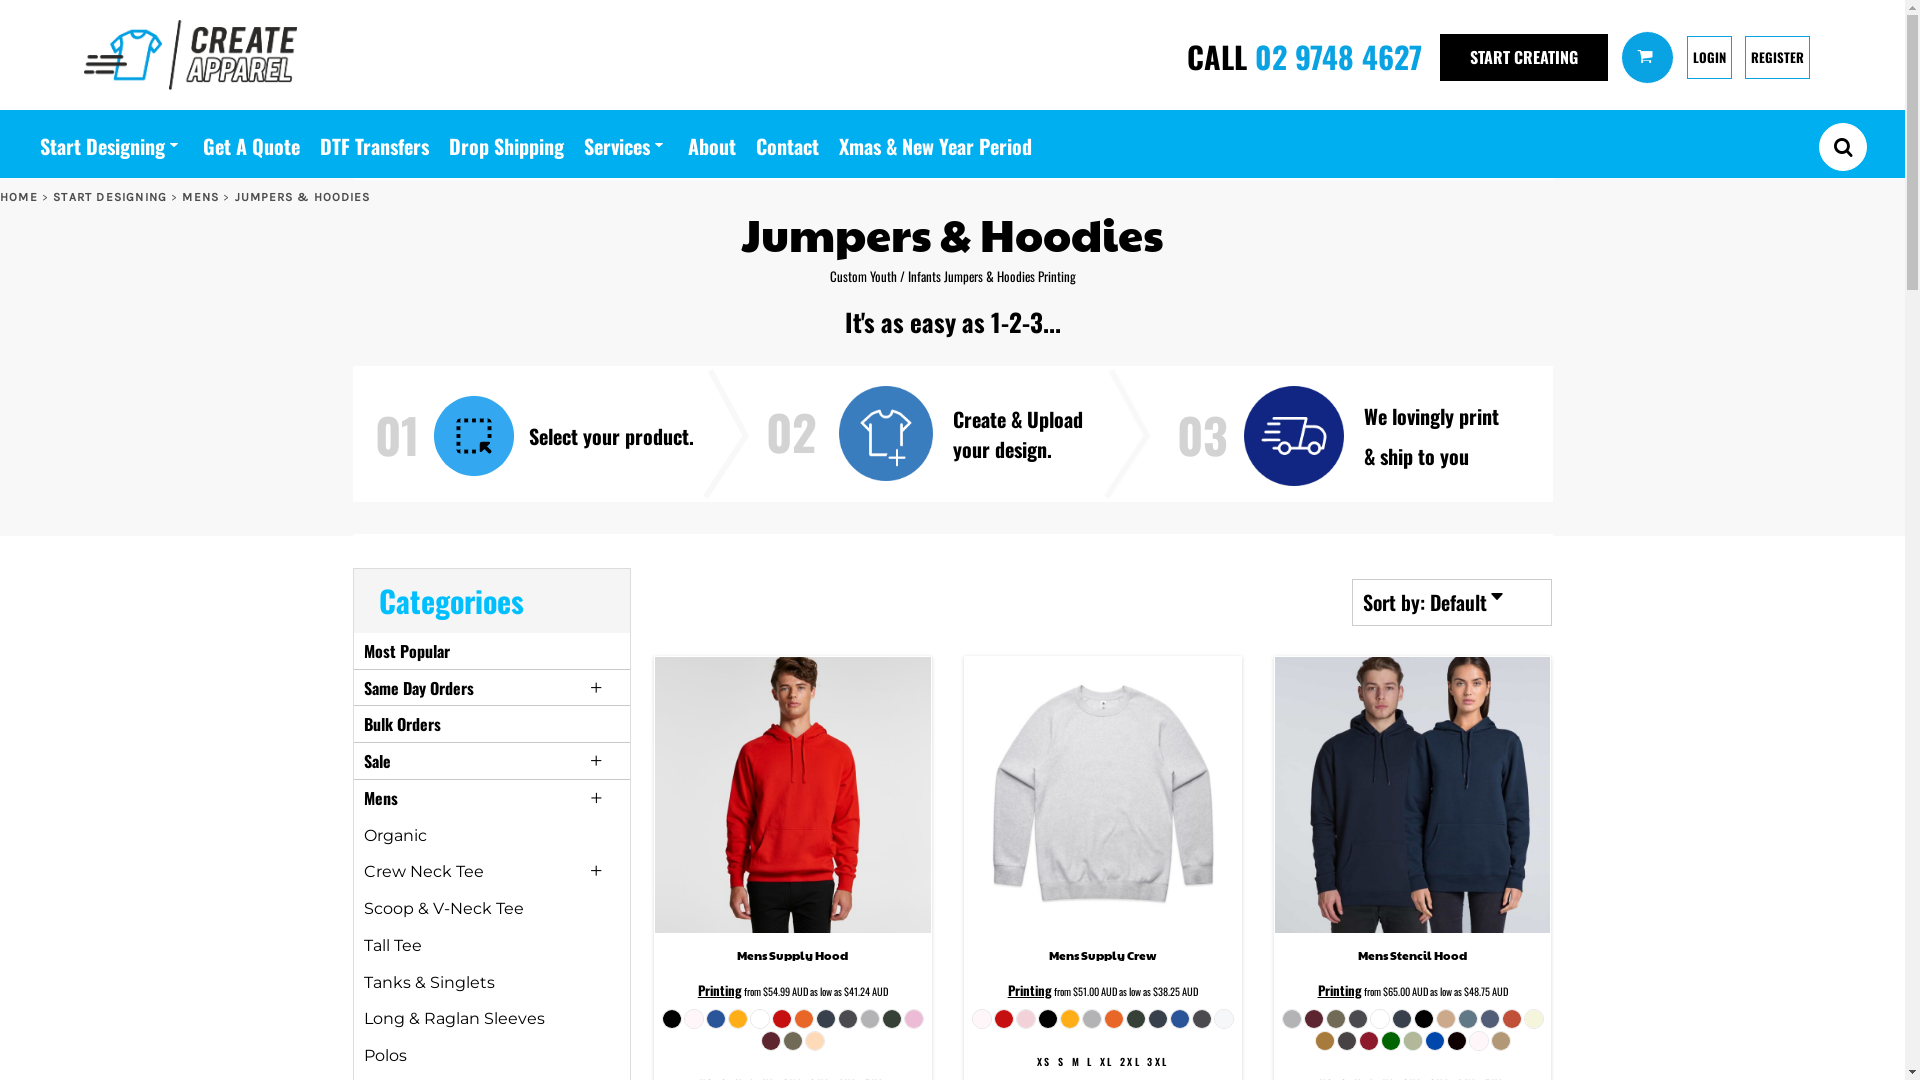 The height and width of the screenshot is (1080, 1920). What do you see at coordinates (401, 724) in the screenshot?
I see `'Bulk Orders'` at bounding box center [401, 724].